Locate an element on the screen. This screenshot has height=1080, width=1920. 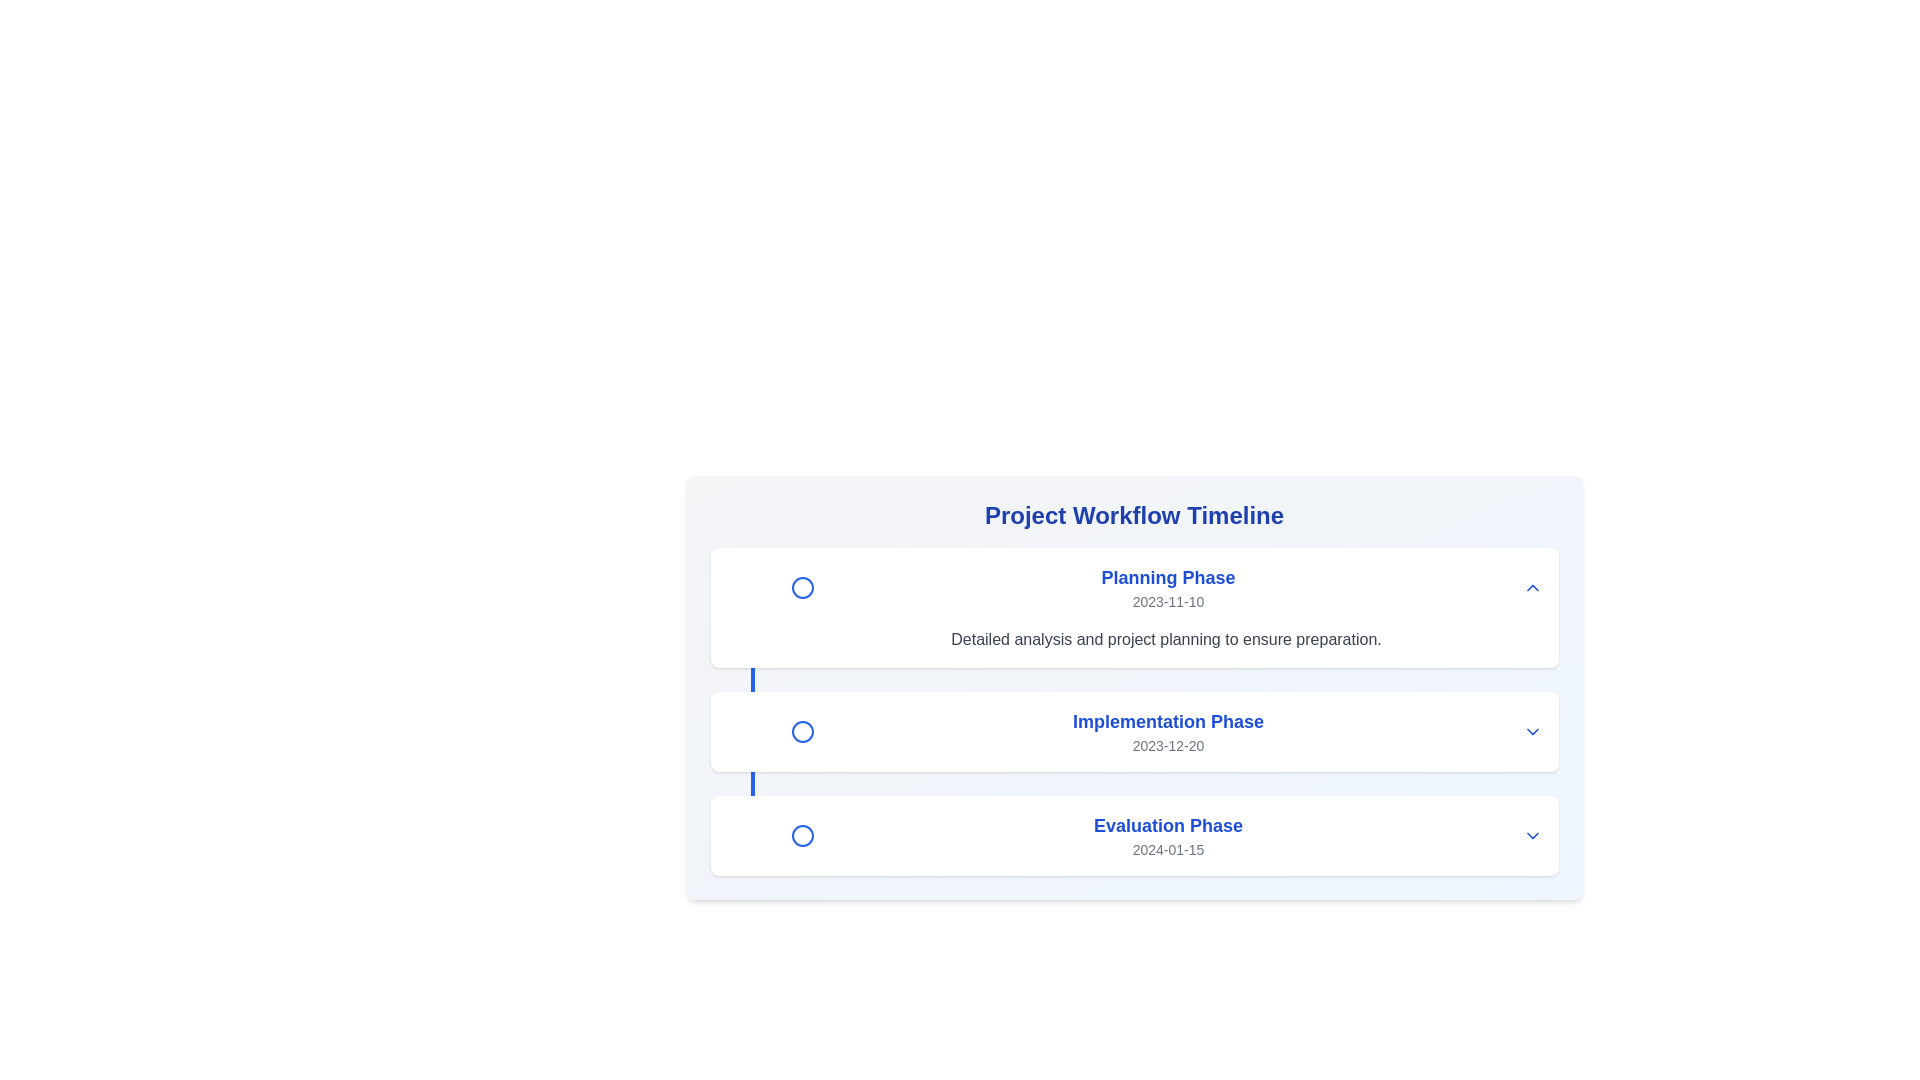
the interactive icon on the far right of the 'Implementation Phase' section is located at coordinates (1531, 732).